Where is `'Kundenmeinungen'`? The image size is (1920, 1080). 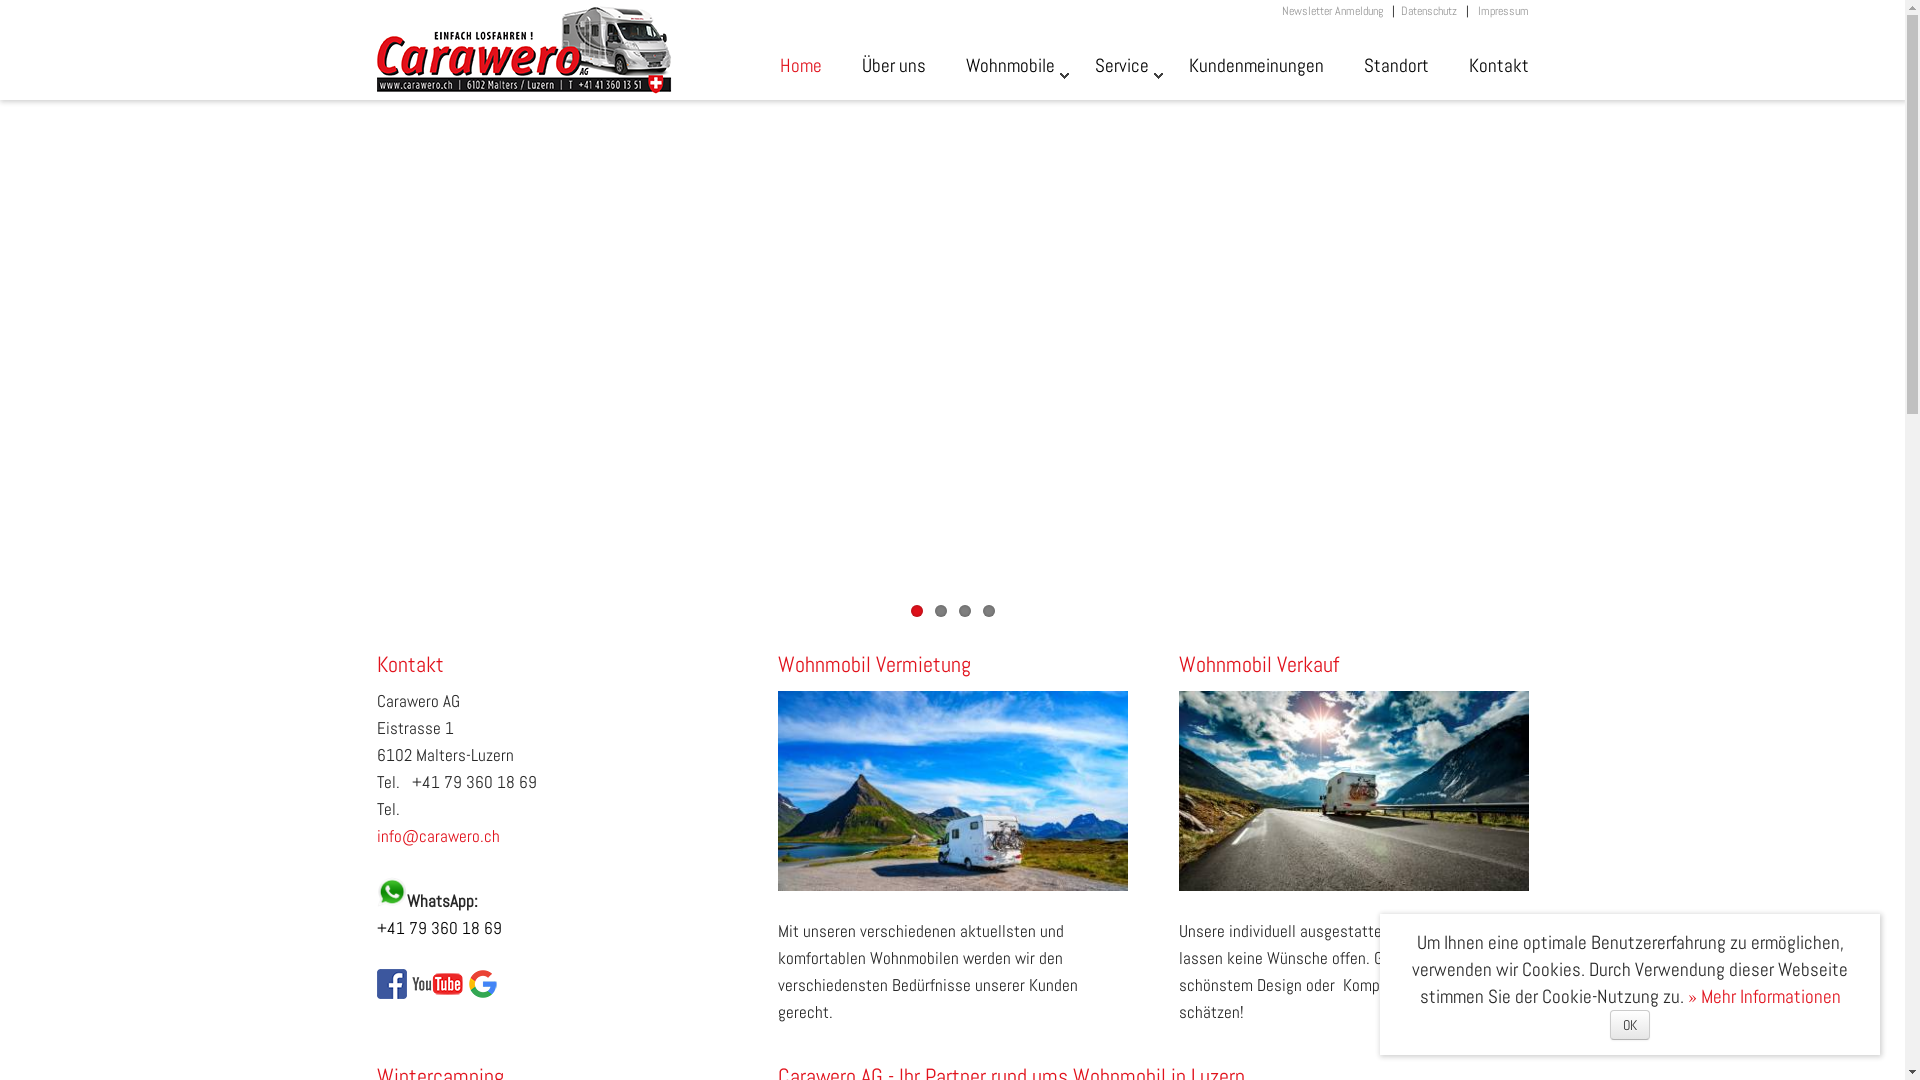 'Kundenmeinungen' is located at coordinates (1254, 75).